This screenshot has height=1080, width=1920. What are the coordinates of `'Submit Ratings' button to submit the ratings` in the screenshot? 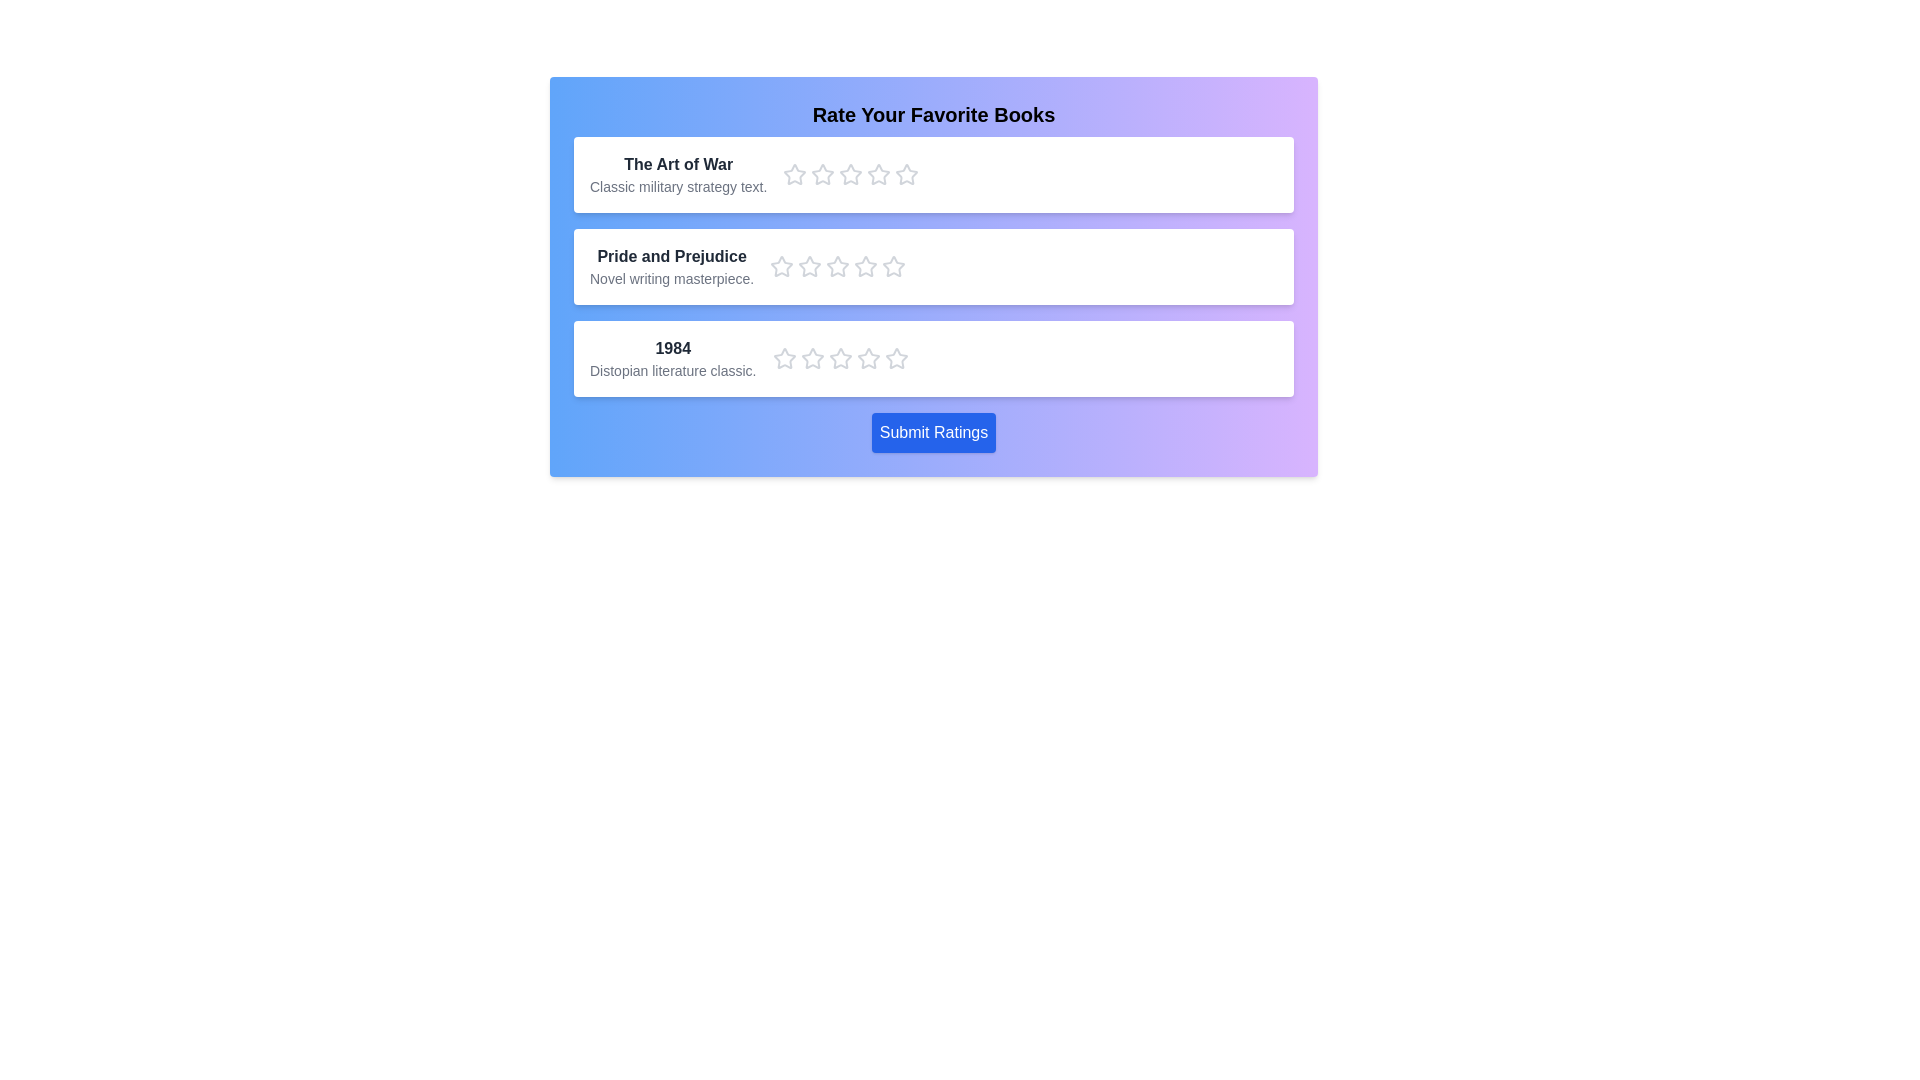 It's located at (933, 431).